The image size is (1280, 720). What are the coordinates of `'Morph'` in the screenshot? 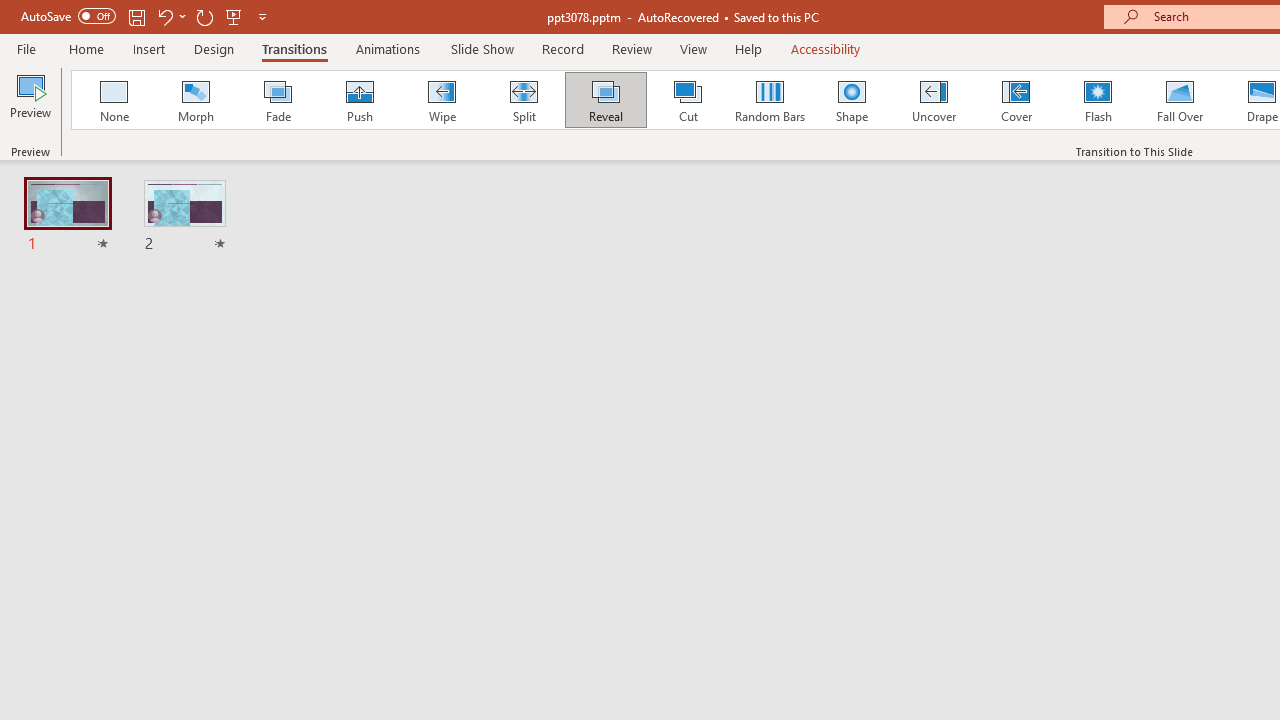 It's located at (195, 100).